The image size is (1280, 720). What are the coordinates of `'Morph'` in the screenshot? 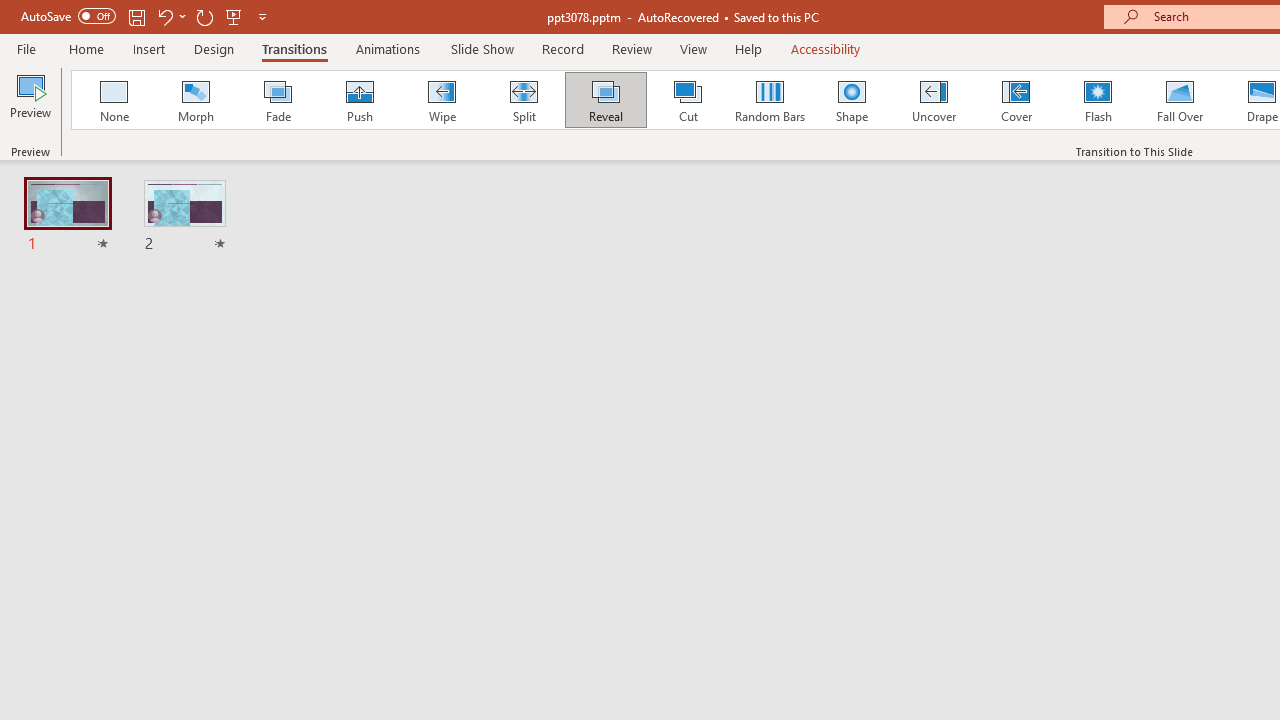 It's located at (195, 100).